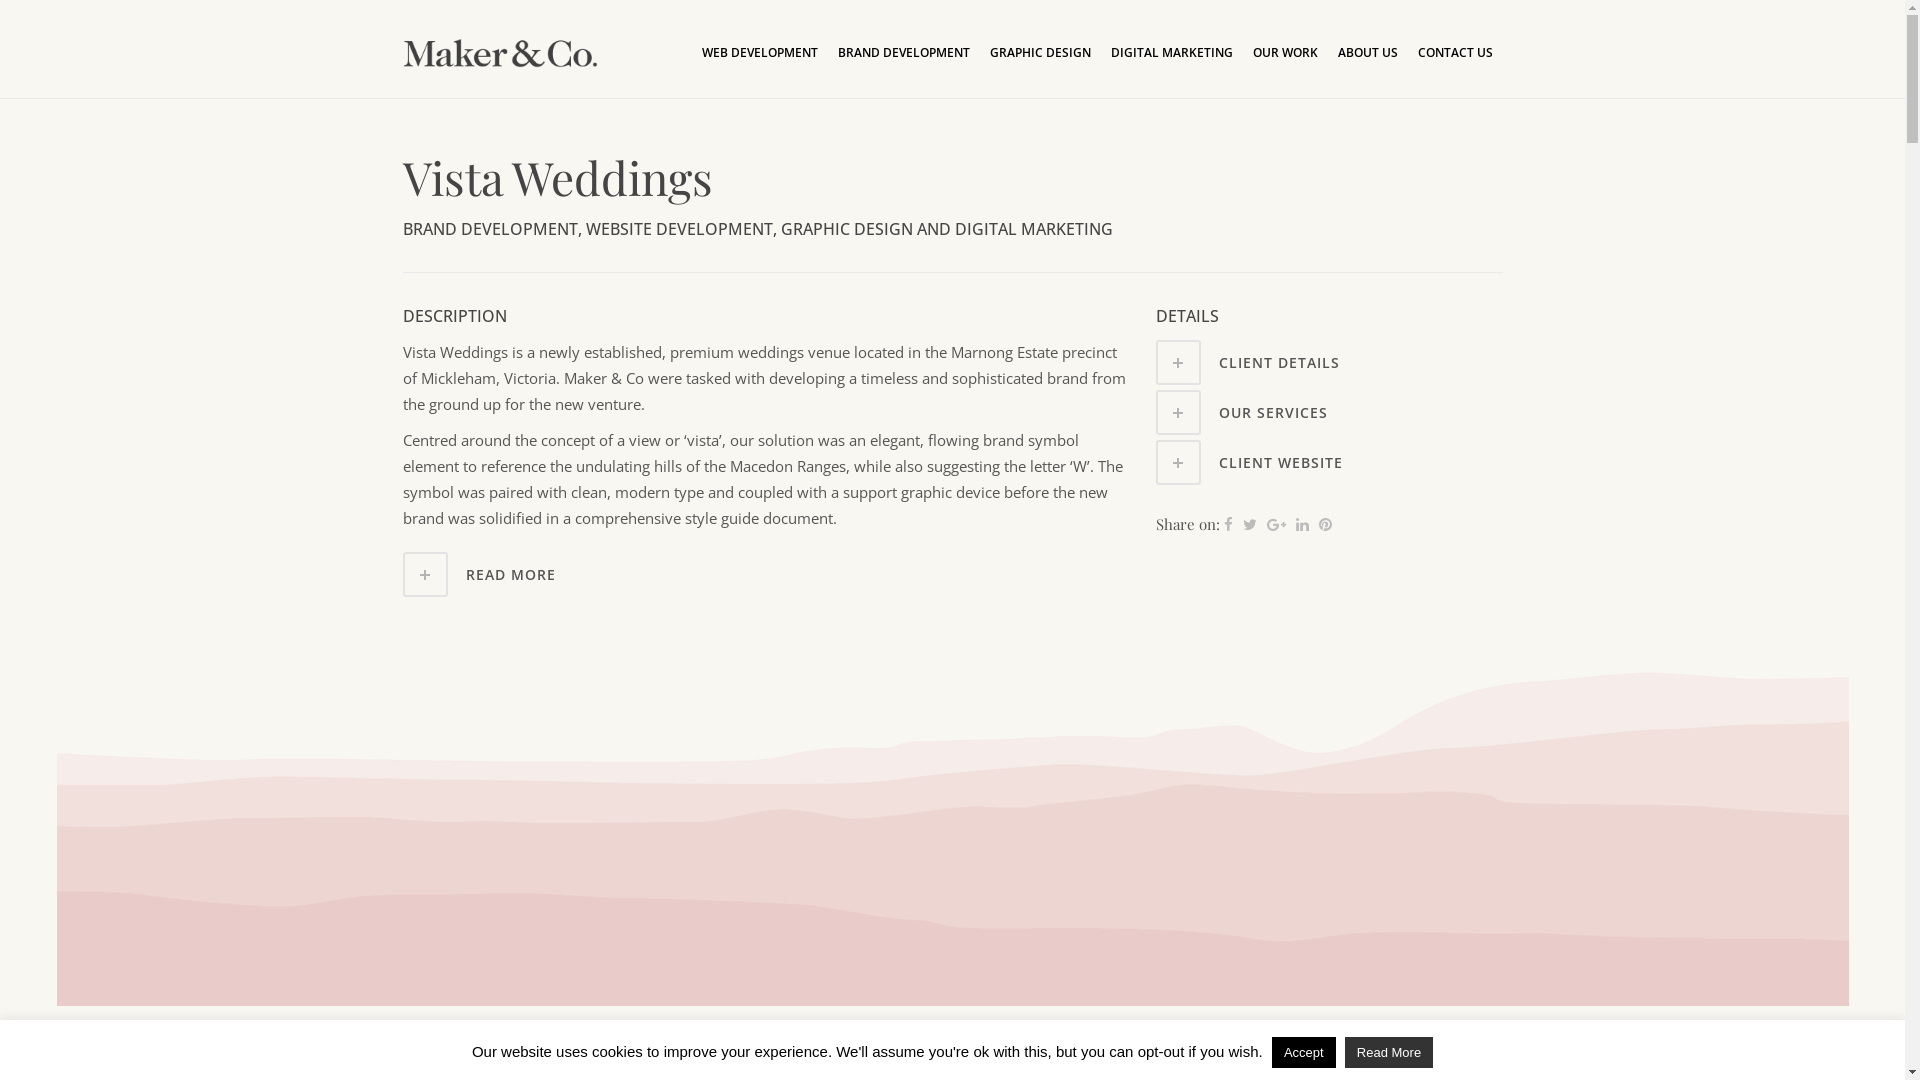 The image size is (1920, 1080). What do you see at coordinates (1266, 523) in the screenshot?
I see `'Share on Google+'` at bounding box center [1266, 523].